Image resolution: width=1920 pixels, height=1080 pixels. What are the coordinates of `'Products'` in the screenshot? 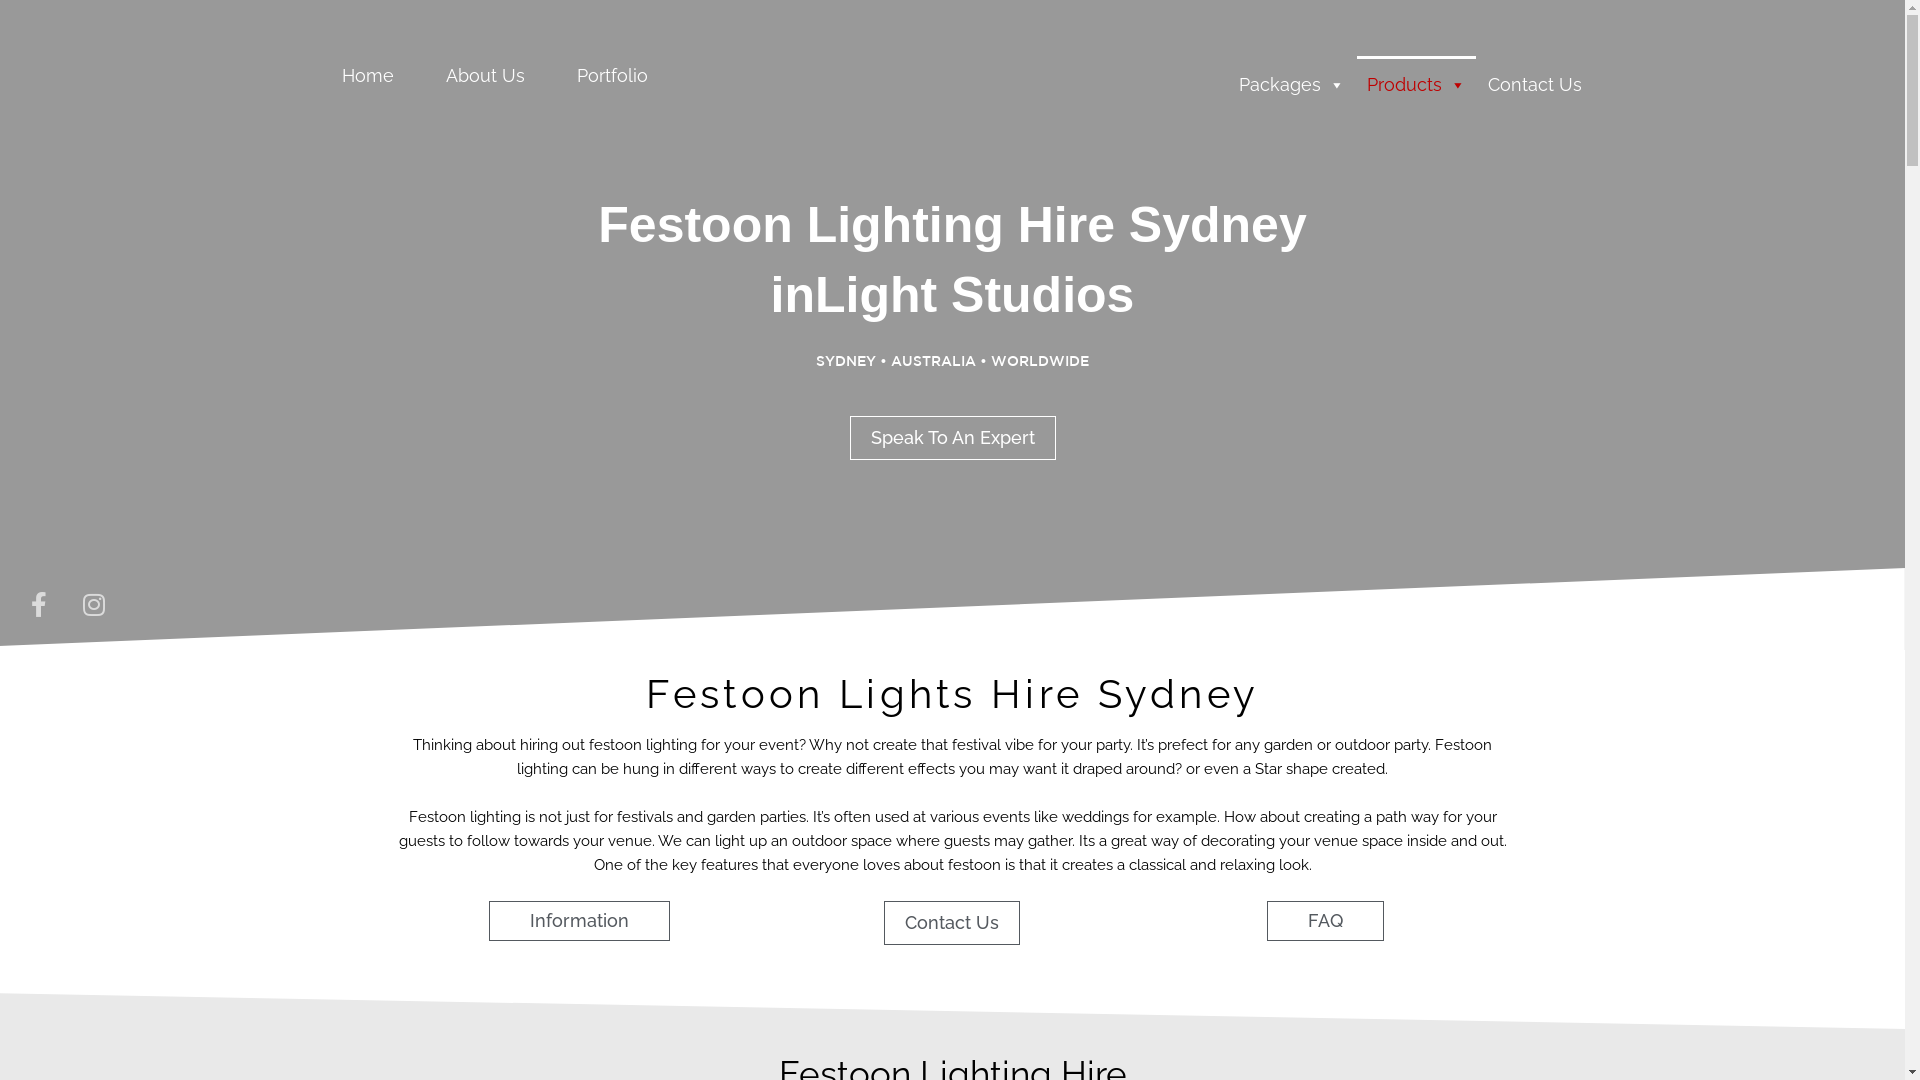 It's located at (1415, 75).